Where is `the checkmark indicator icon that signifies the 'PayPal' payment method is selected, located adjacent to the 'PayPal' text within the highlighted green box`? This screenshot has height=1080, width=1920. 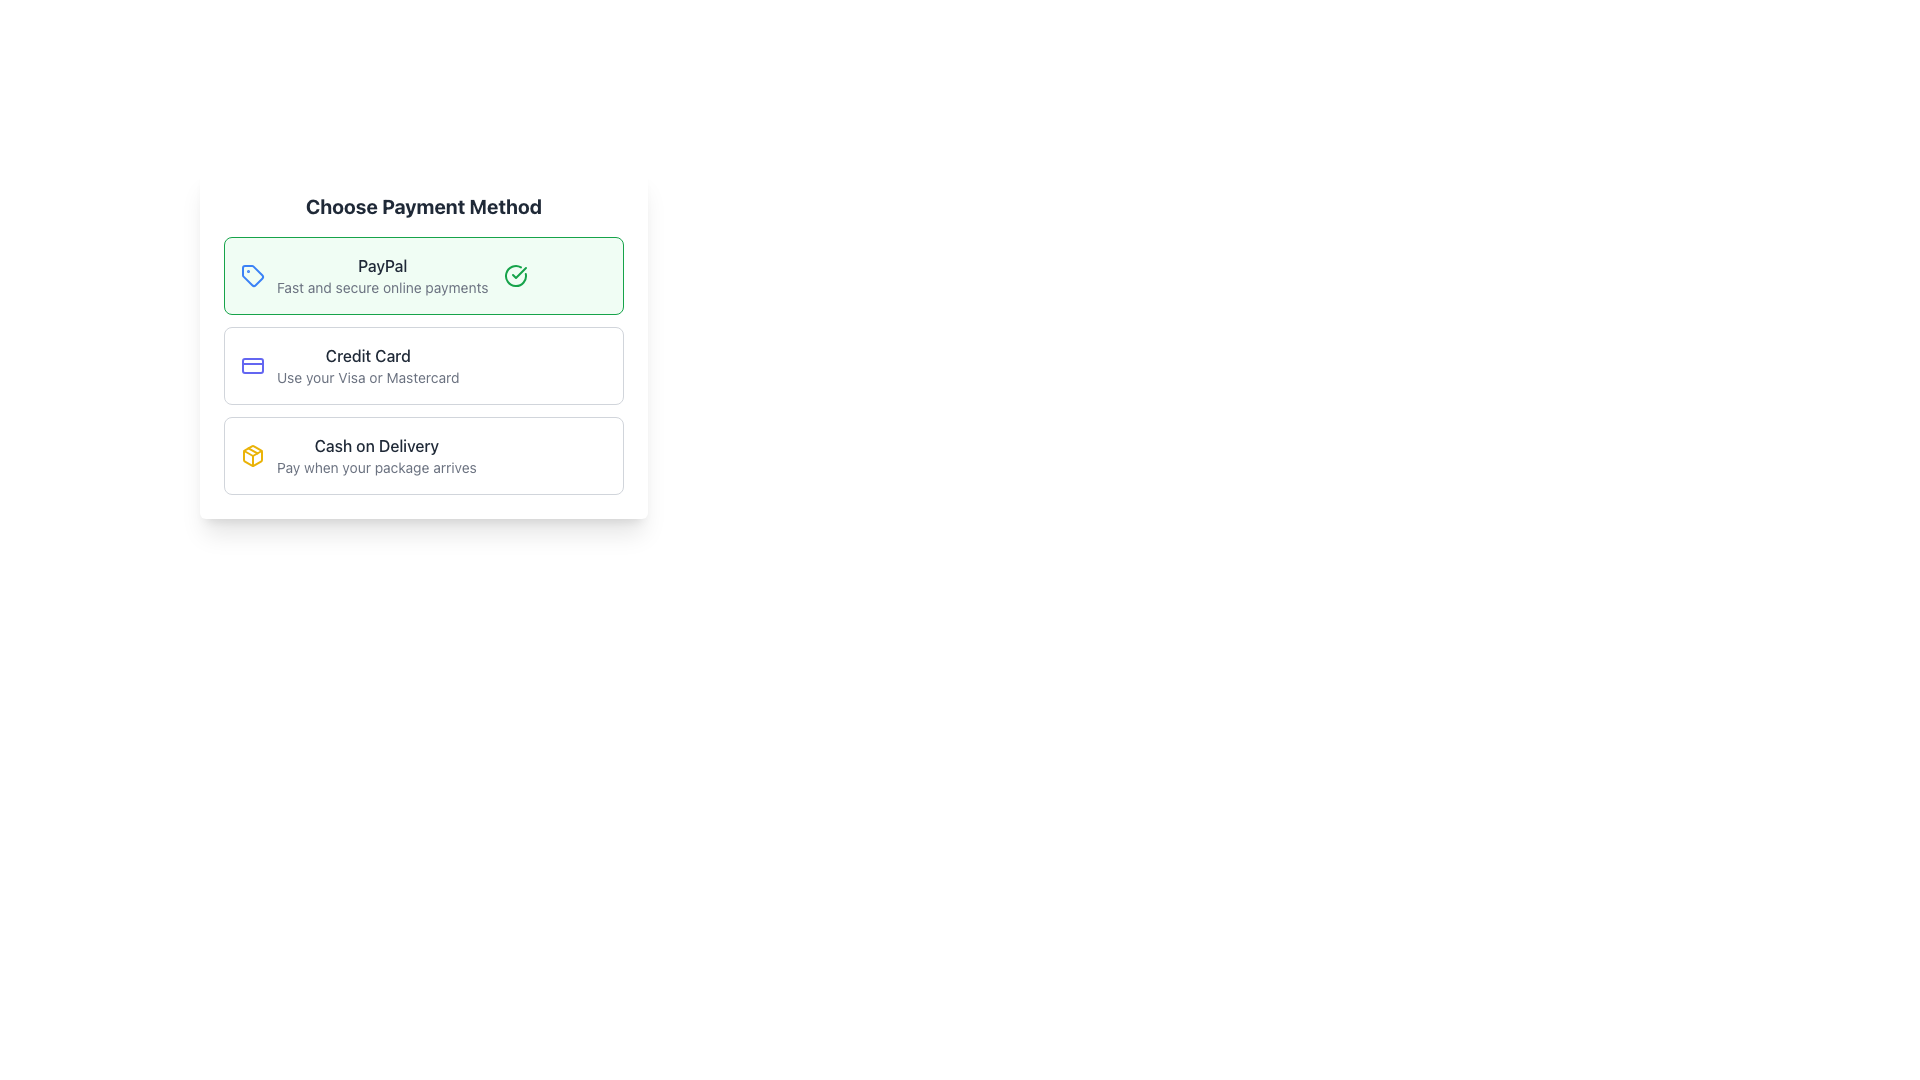
the checkmark indicator icon that signifies the 'PayPal' payment method is selected, located adjacent to the 'PayPal' text within the highlighted green box is located at coordinates (519, 273).